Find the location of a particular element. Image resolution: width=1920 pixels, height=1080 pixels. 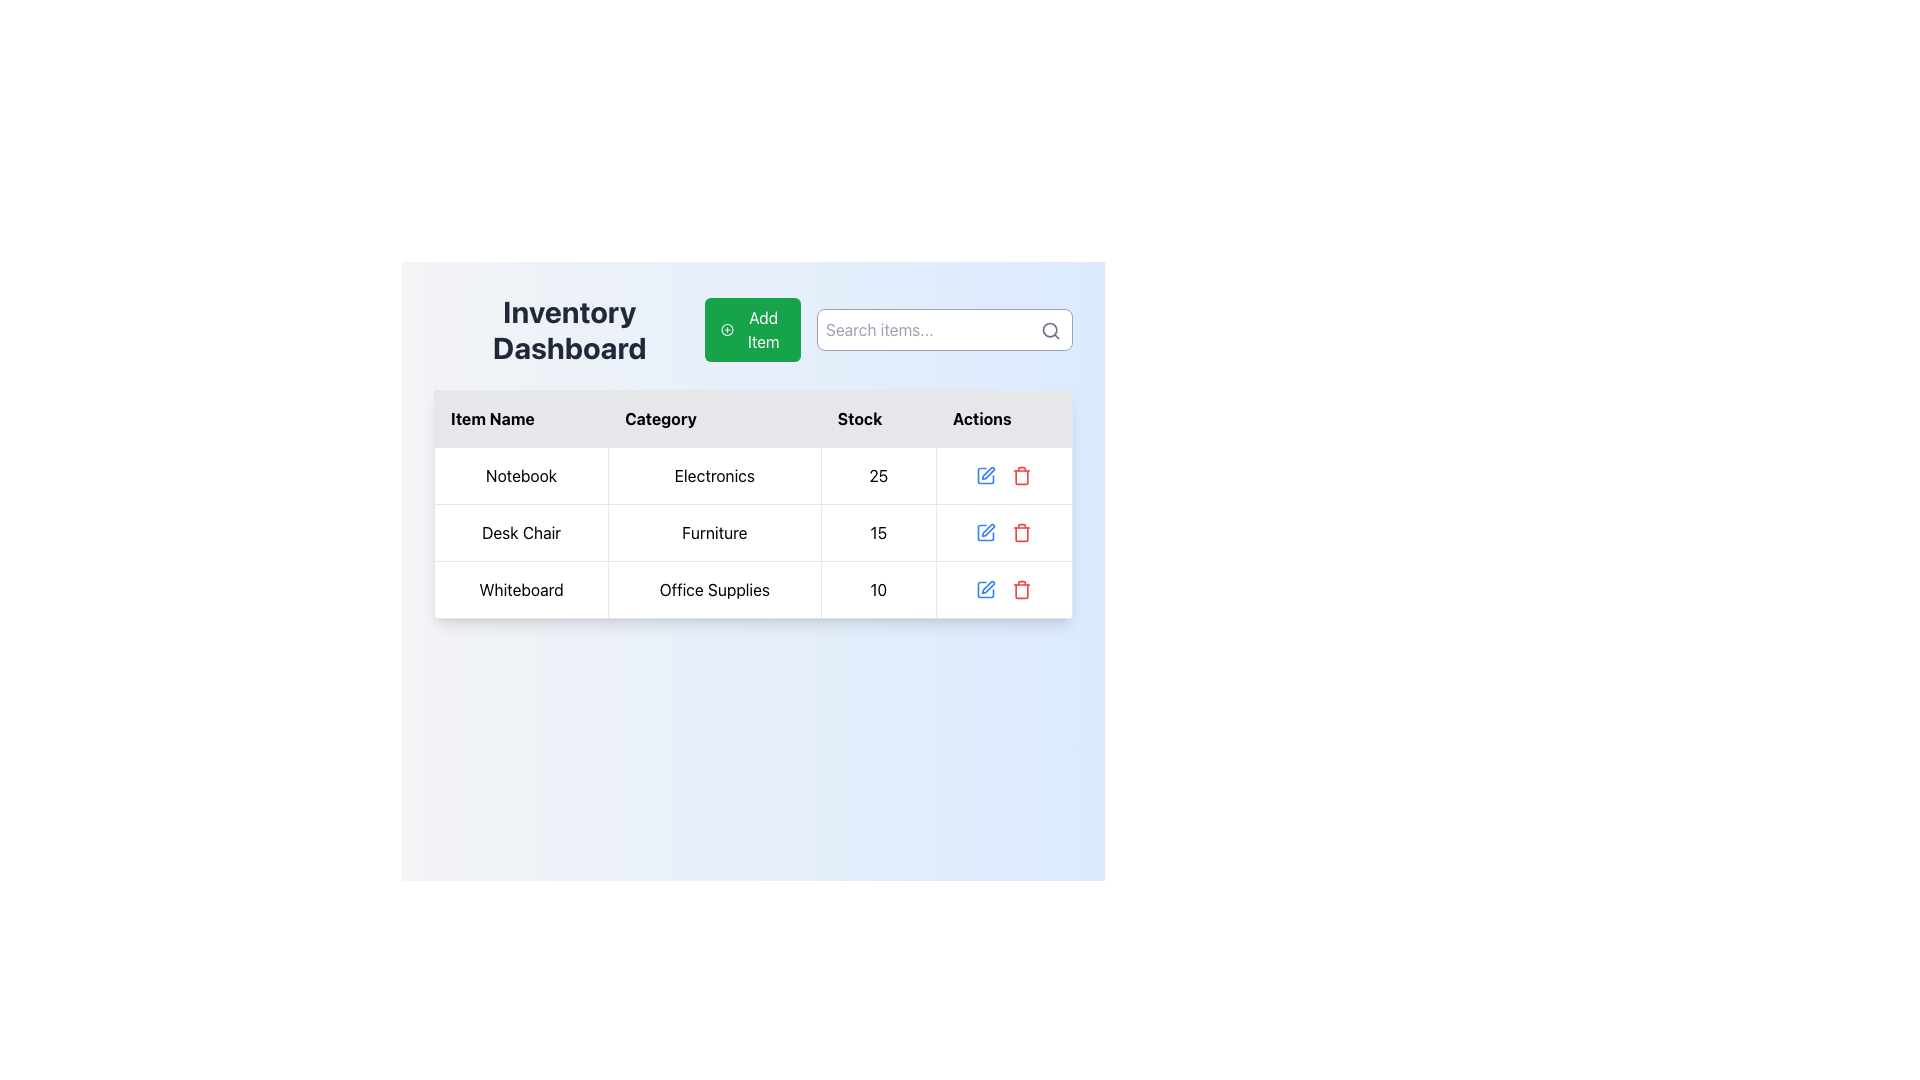

the small pen icon located in the 'Actions' column of the inventory table adjacent to the 'Notebook' row is located at coordinates (988, 473).